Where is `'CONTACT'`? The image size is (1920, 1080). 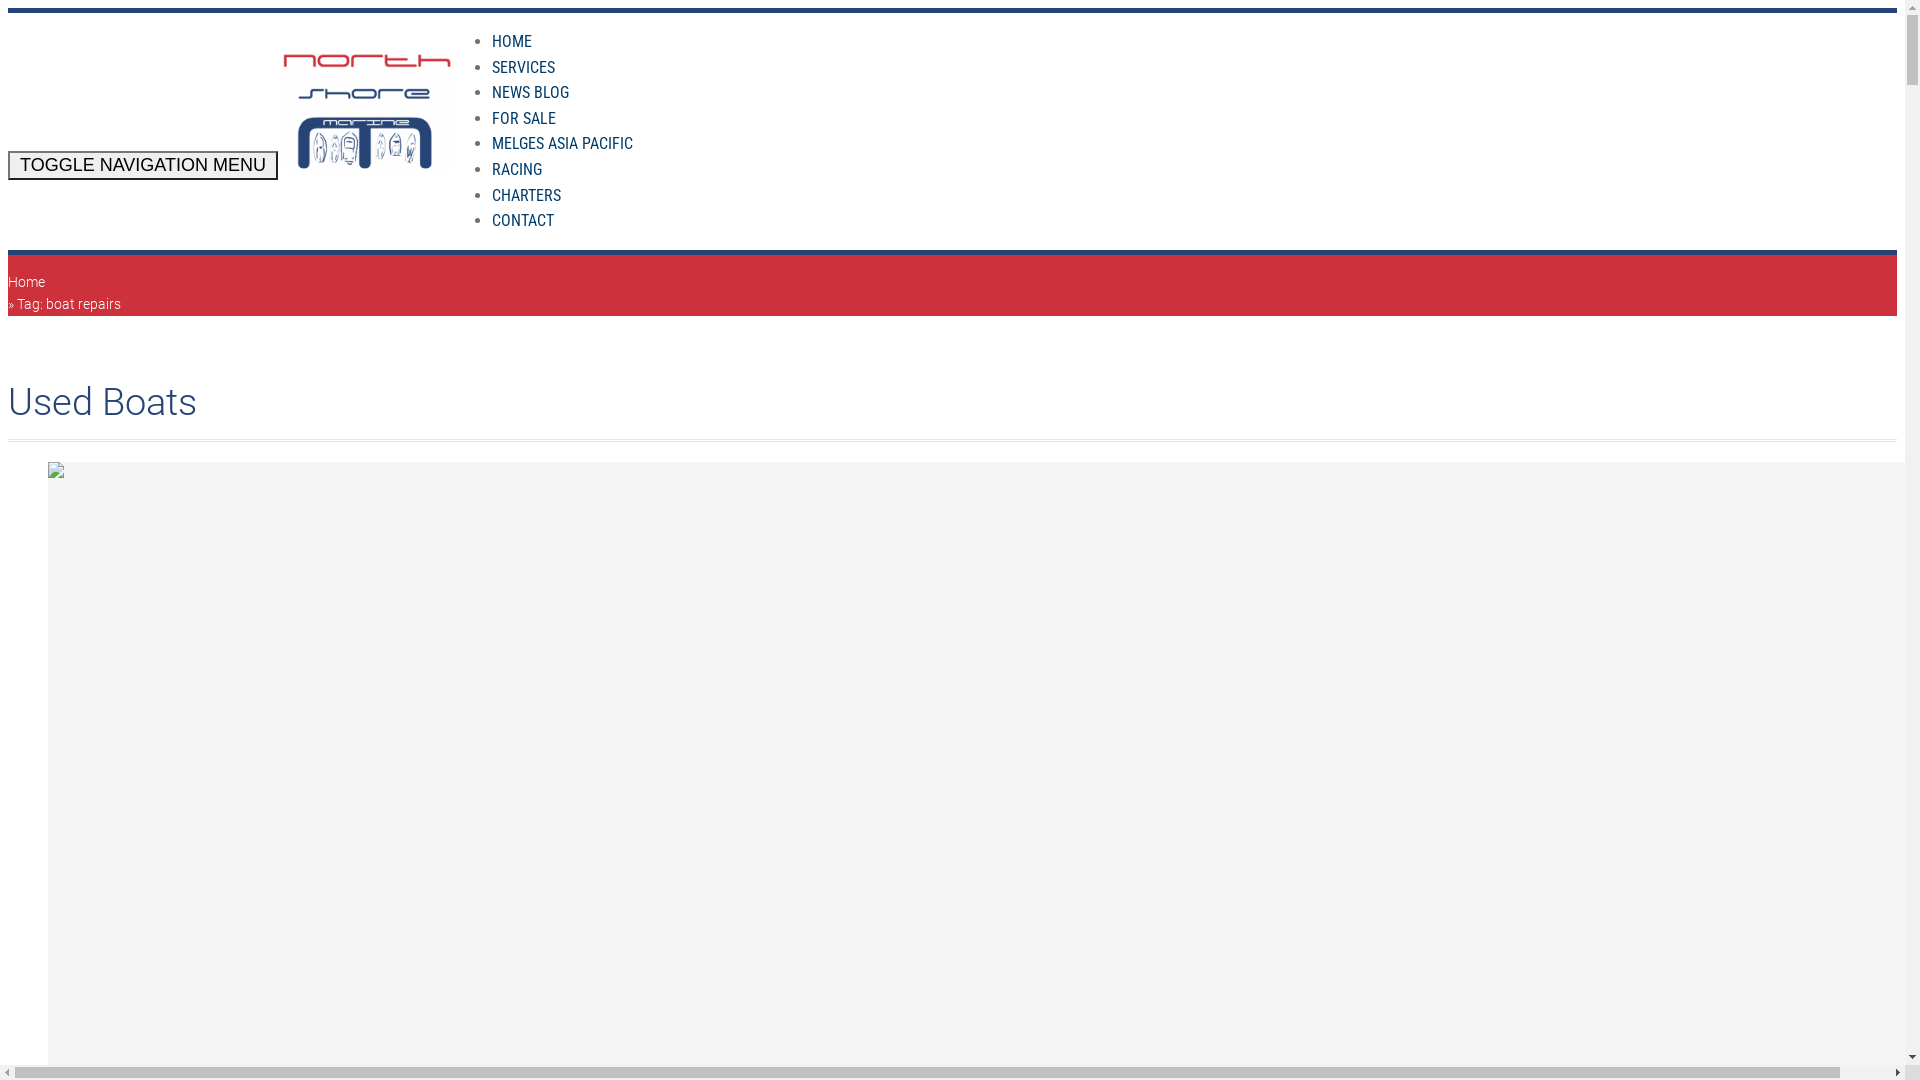 'CONTACT' is located at coordinates (523, 220).